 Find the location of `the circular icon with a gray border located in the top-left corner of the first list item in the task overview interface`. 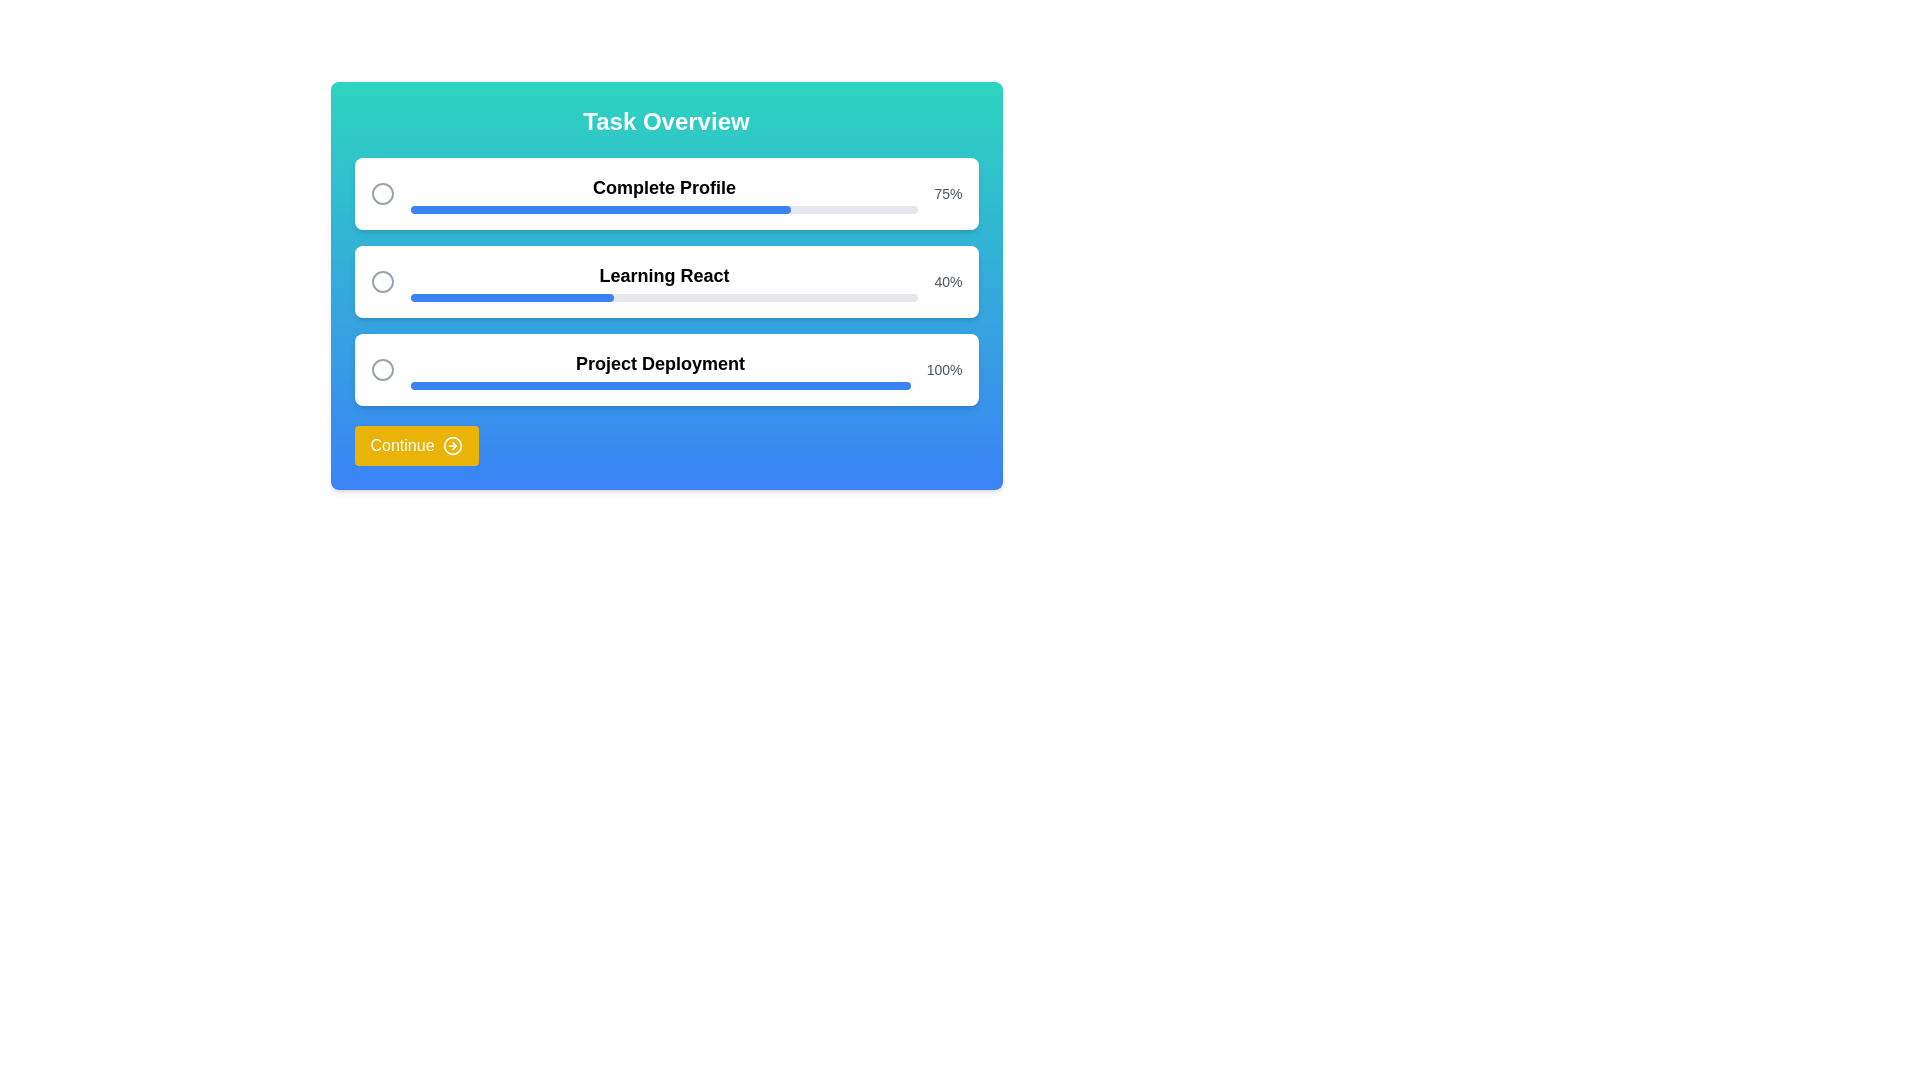

the circular icon with a gray border located in the top-left corner of the first list item in the task overview interface is located at coordinates (382, 193).